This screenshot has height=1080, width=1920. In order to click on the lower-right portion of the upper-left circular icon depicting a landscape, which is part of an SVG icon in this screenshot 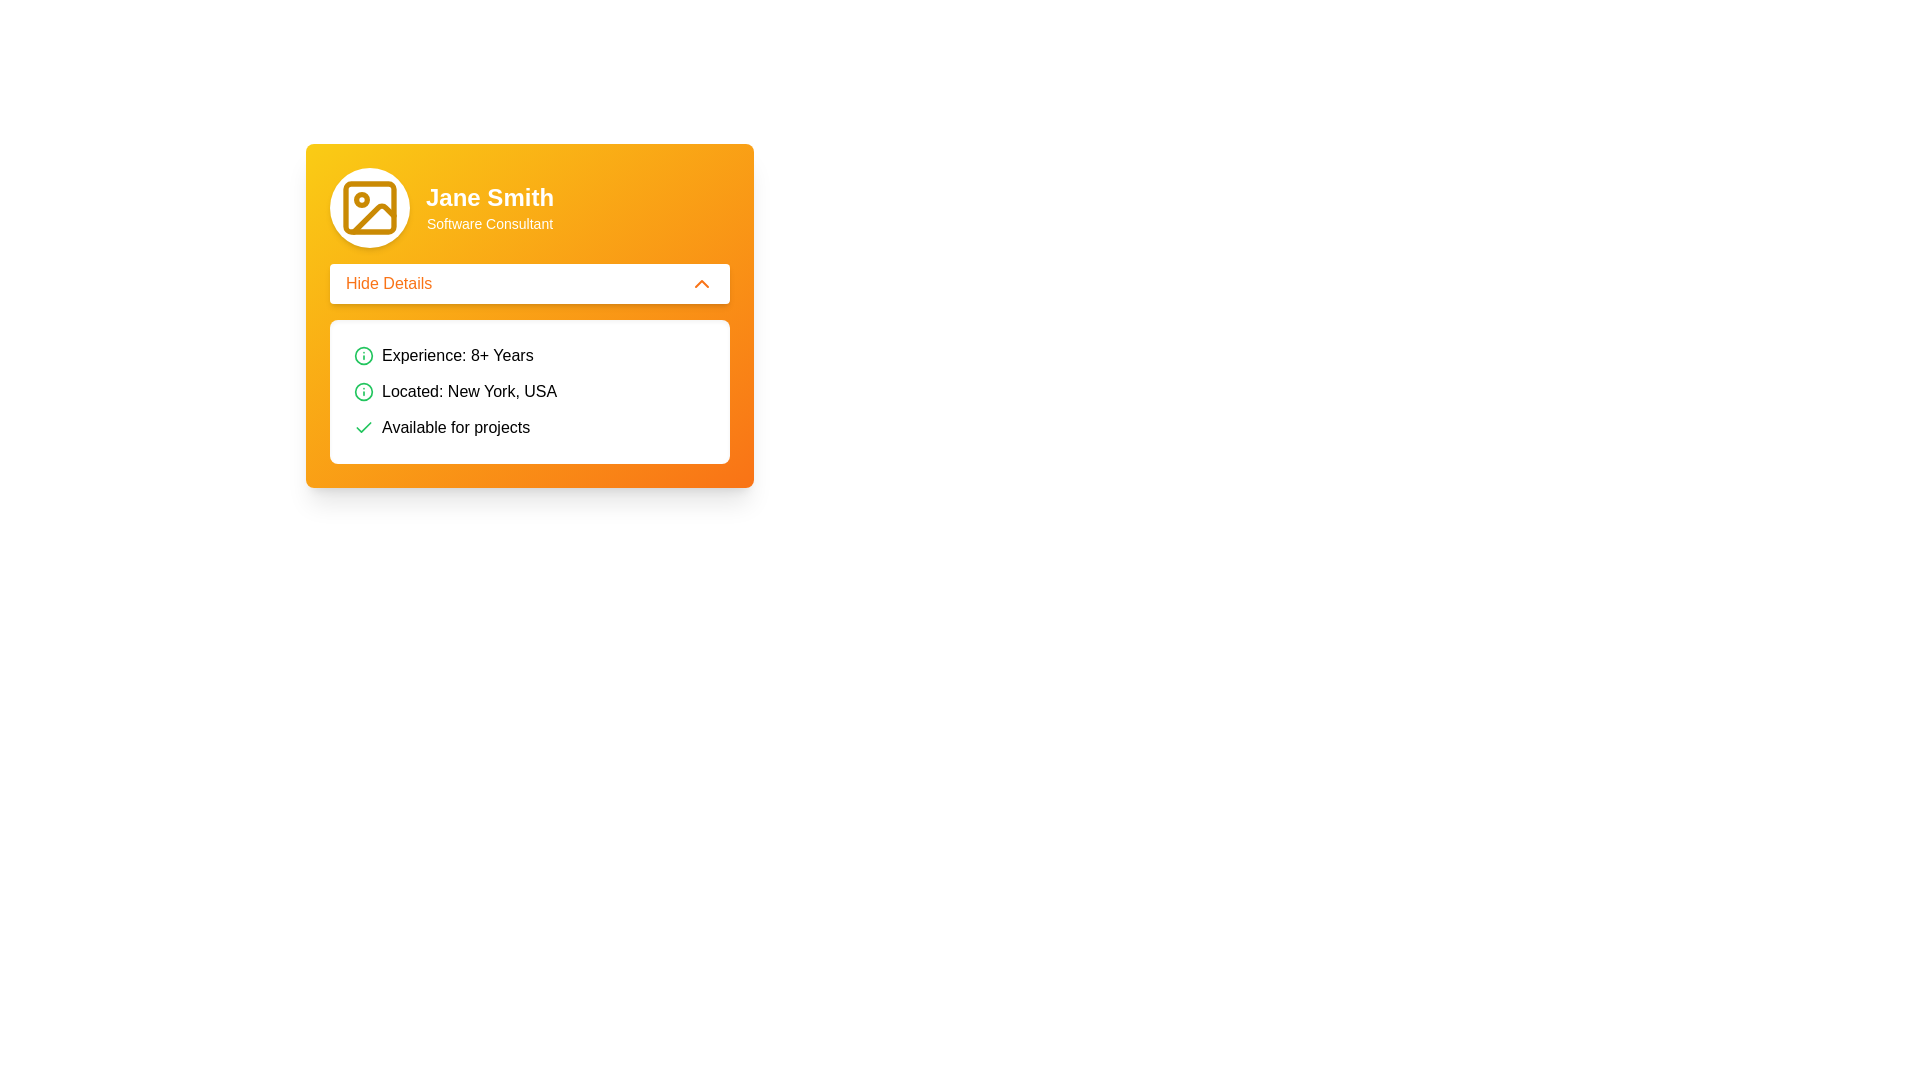, I will do `click(374, 219)`.